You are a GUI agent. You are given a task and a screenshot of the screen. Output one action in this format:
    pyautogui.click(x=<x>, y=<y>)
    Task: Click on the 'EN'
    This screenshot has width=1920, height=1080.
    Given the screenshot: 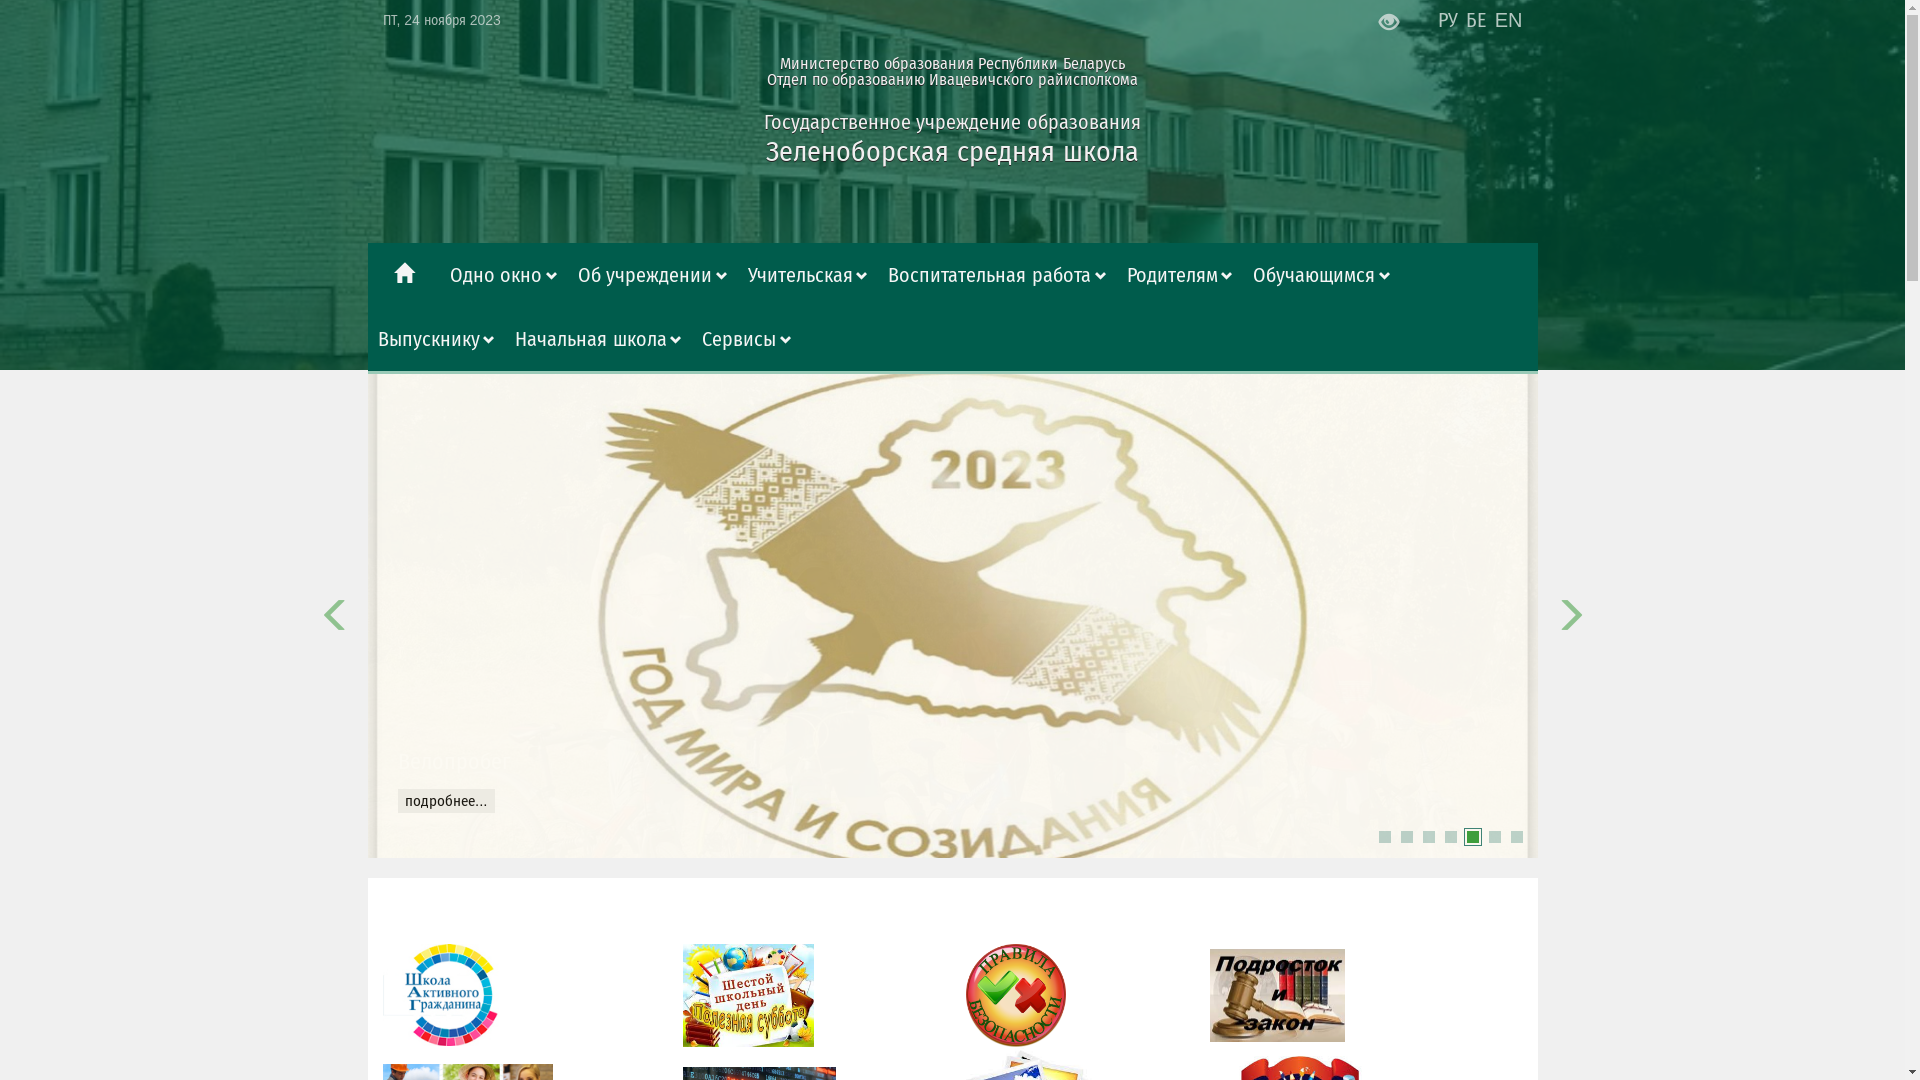 What is the action you would take?
    pyautogui.click(x=1508, y=19)
    